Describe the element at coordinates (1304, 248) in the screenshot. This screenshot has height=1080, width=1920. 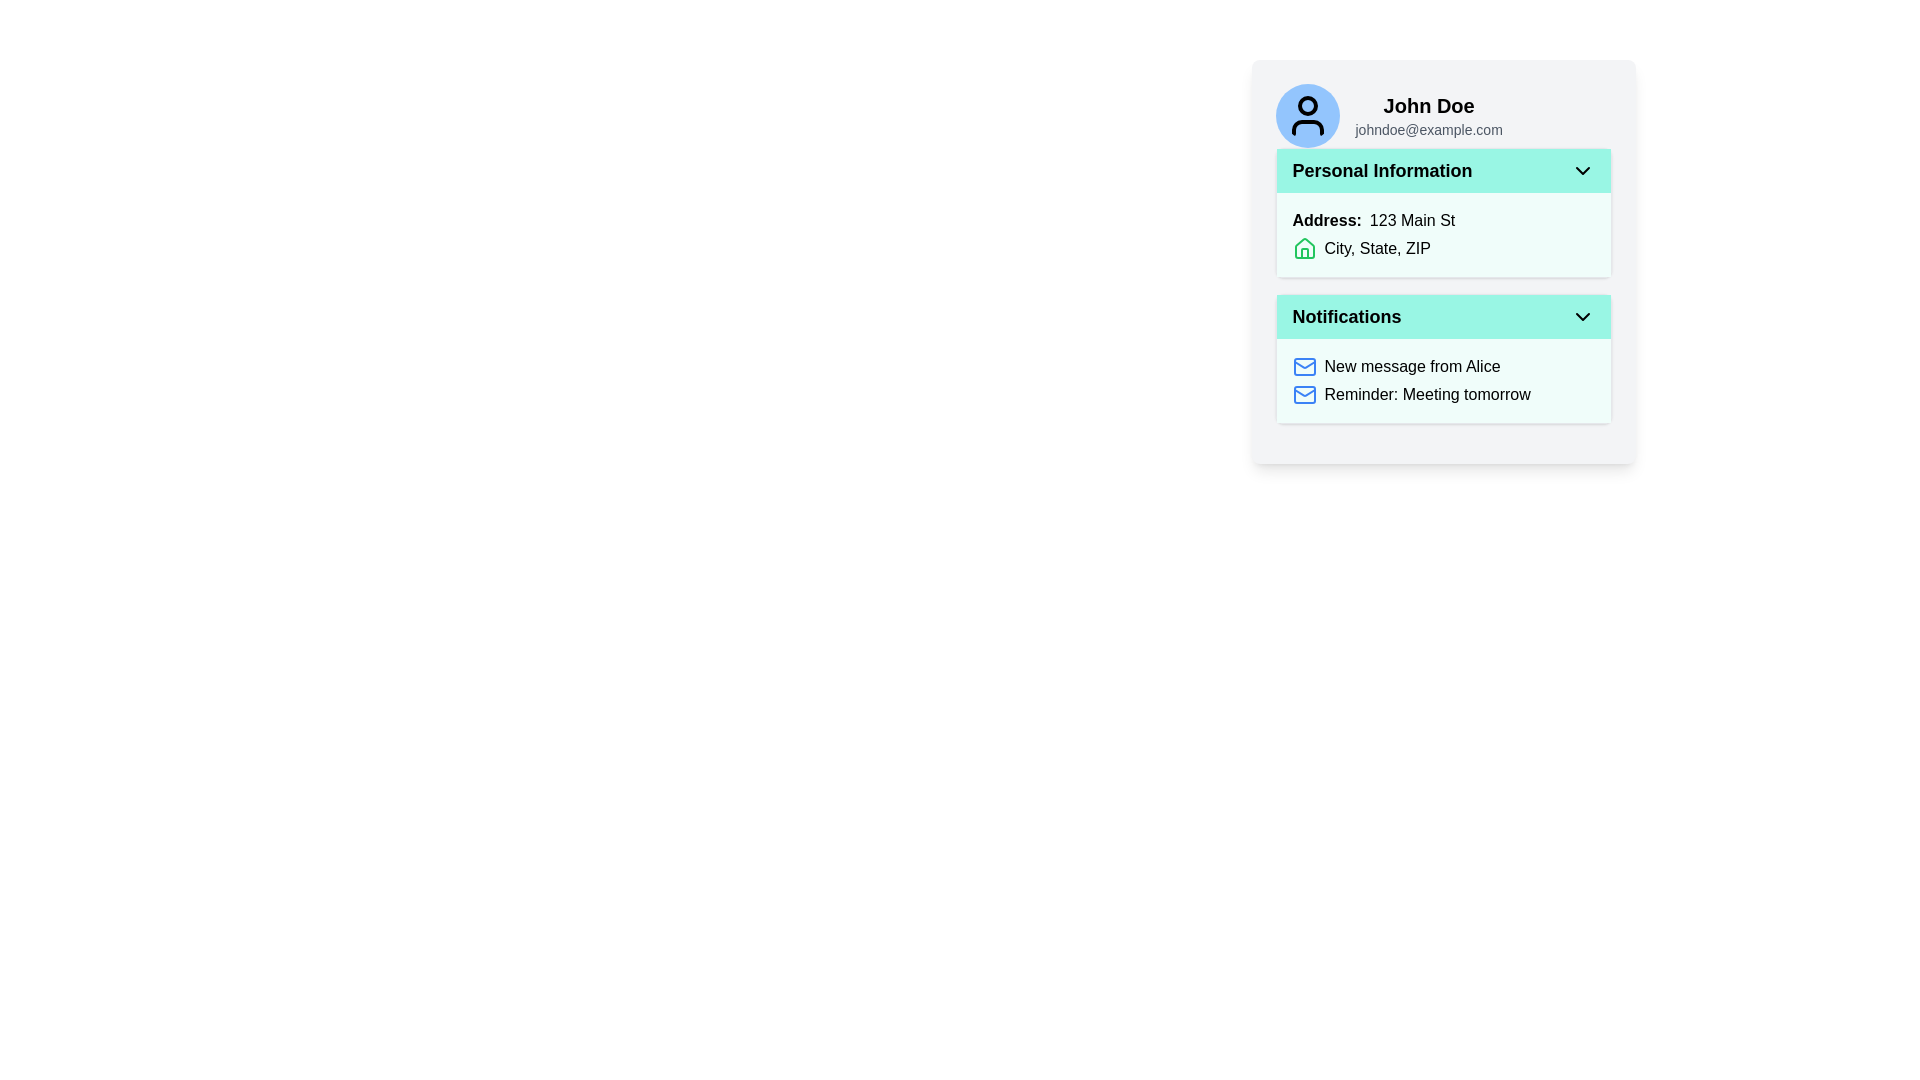
I see `the decorative 'Home' icon located to the left of the address text 'City, State, ZIP'` at that location.